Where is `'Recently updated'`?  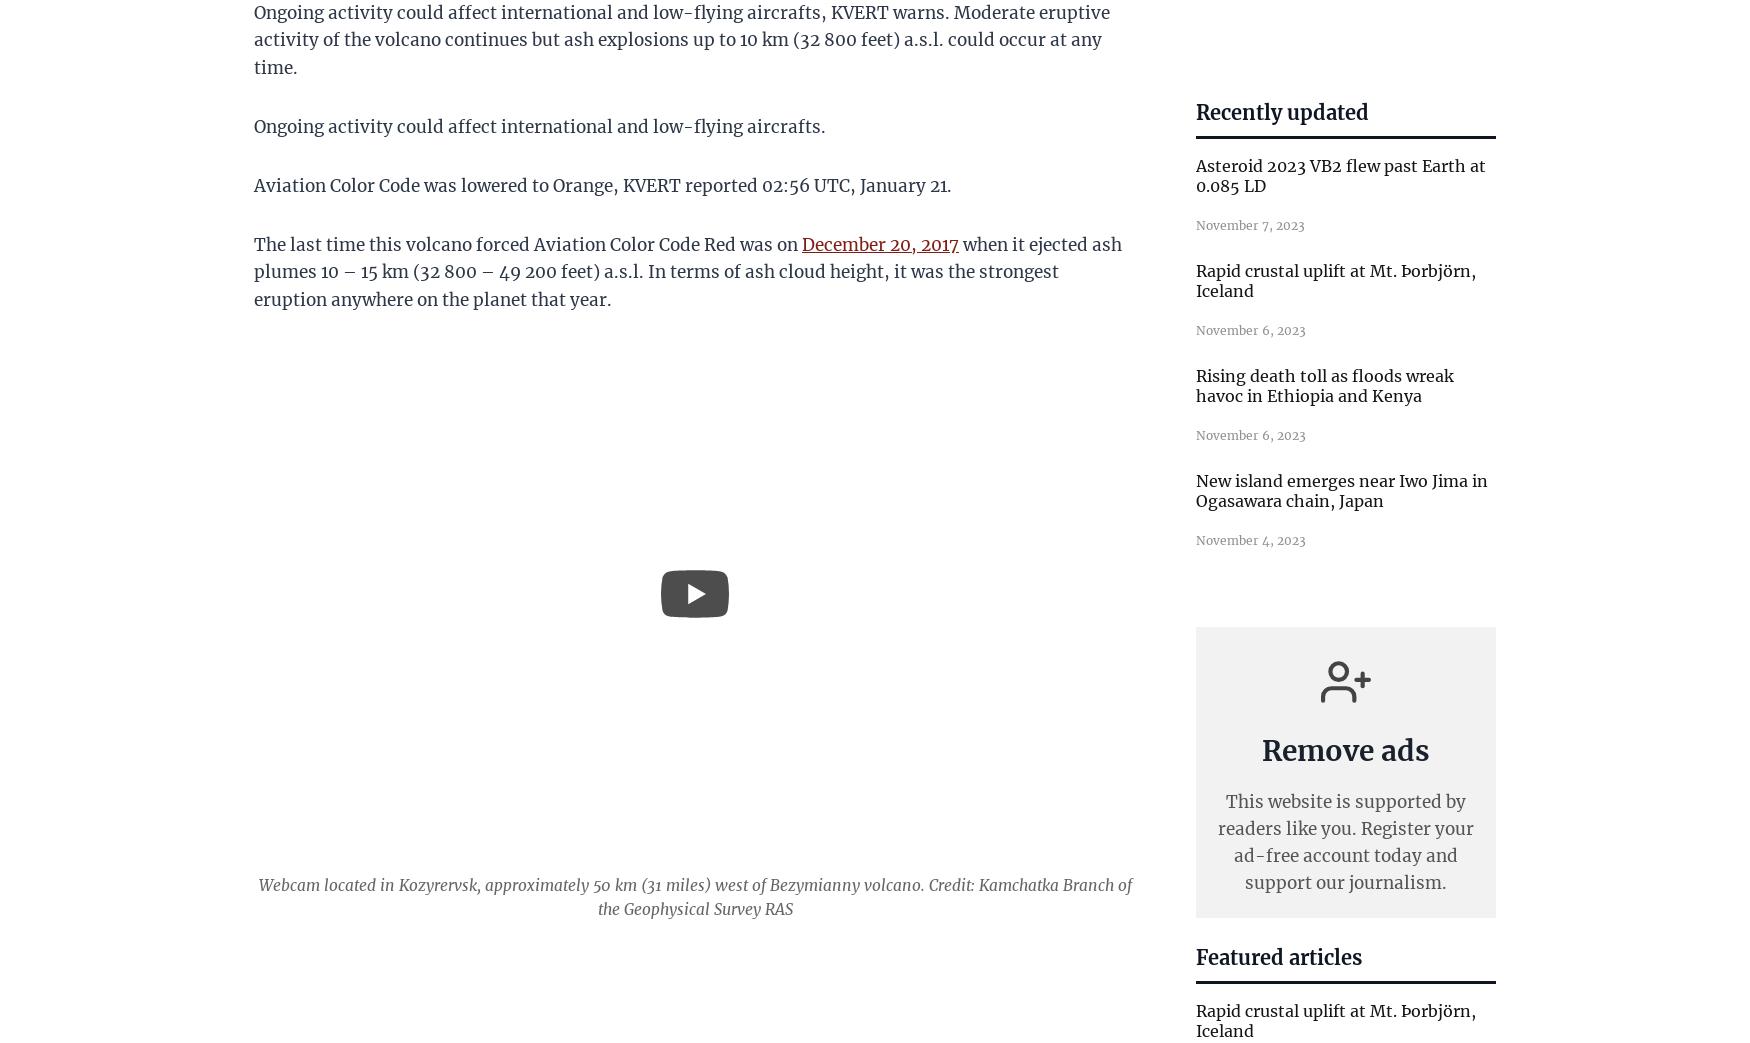 'Recently updated' is located at coordinates (1281, 111).